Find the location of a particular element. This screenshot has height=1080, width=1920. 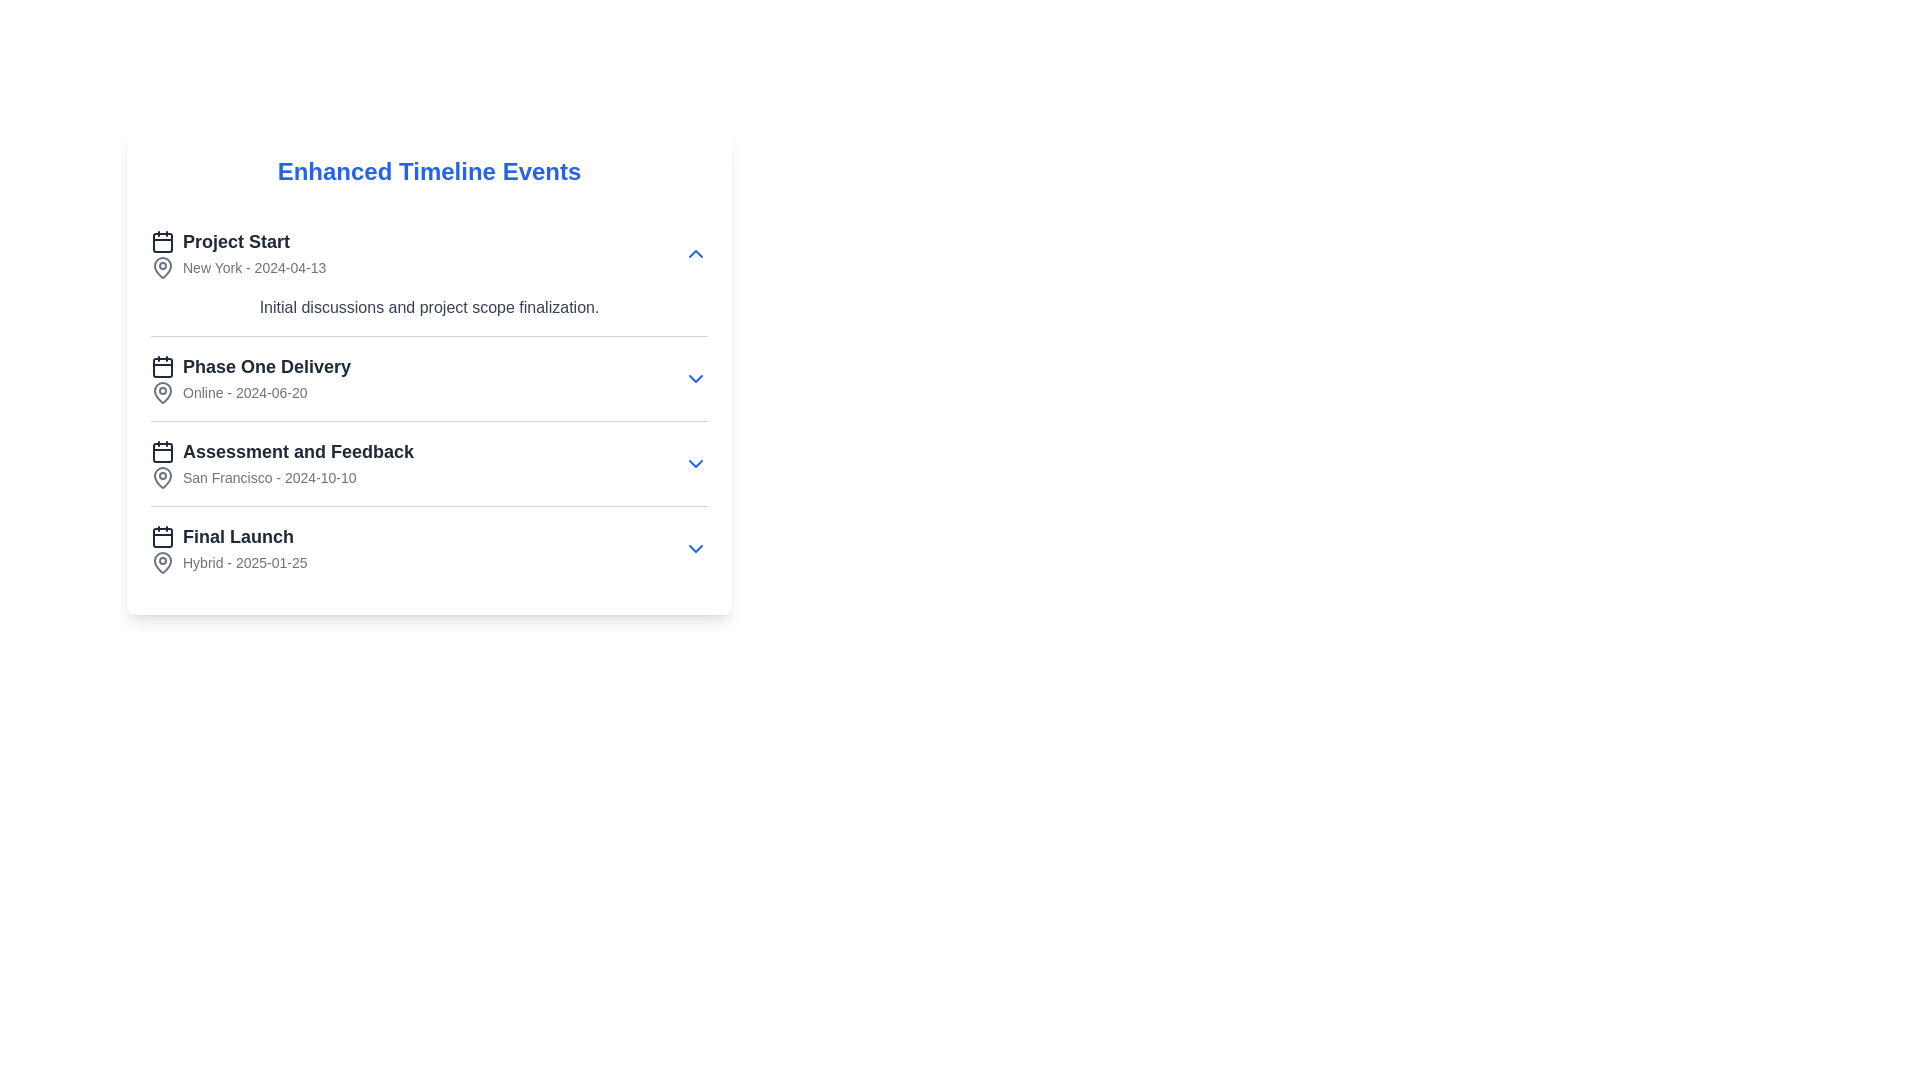

event details of the Timeline entry labeled 'Final Launch' with the date 'Hybrid - 2025-01-25', which is the last entry in the vertical timeline list is located at coordinates (428, 548).